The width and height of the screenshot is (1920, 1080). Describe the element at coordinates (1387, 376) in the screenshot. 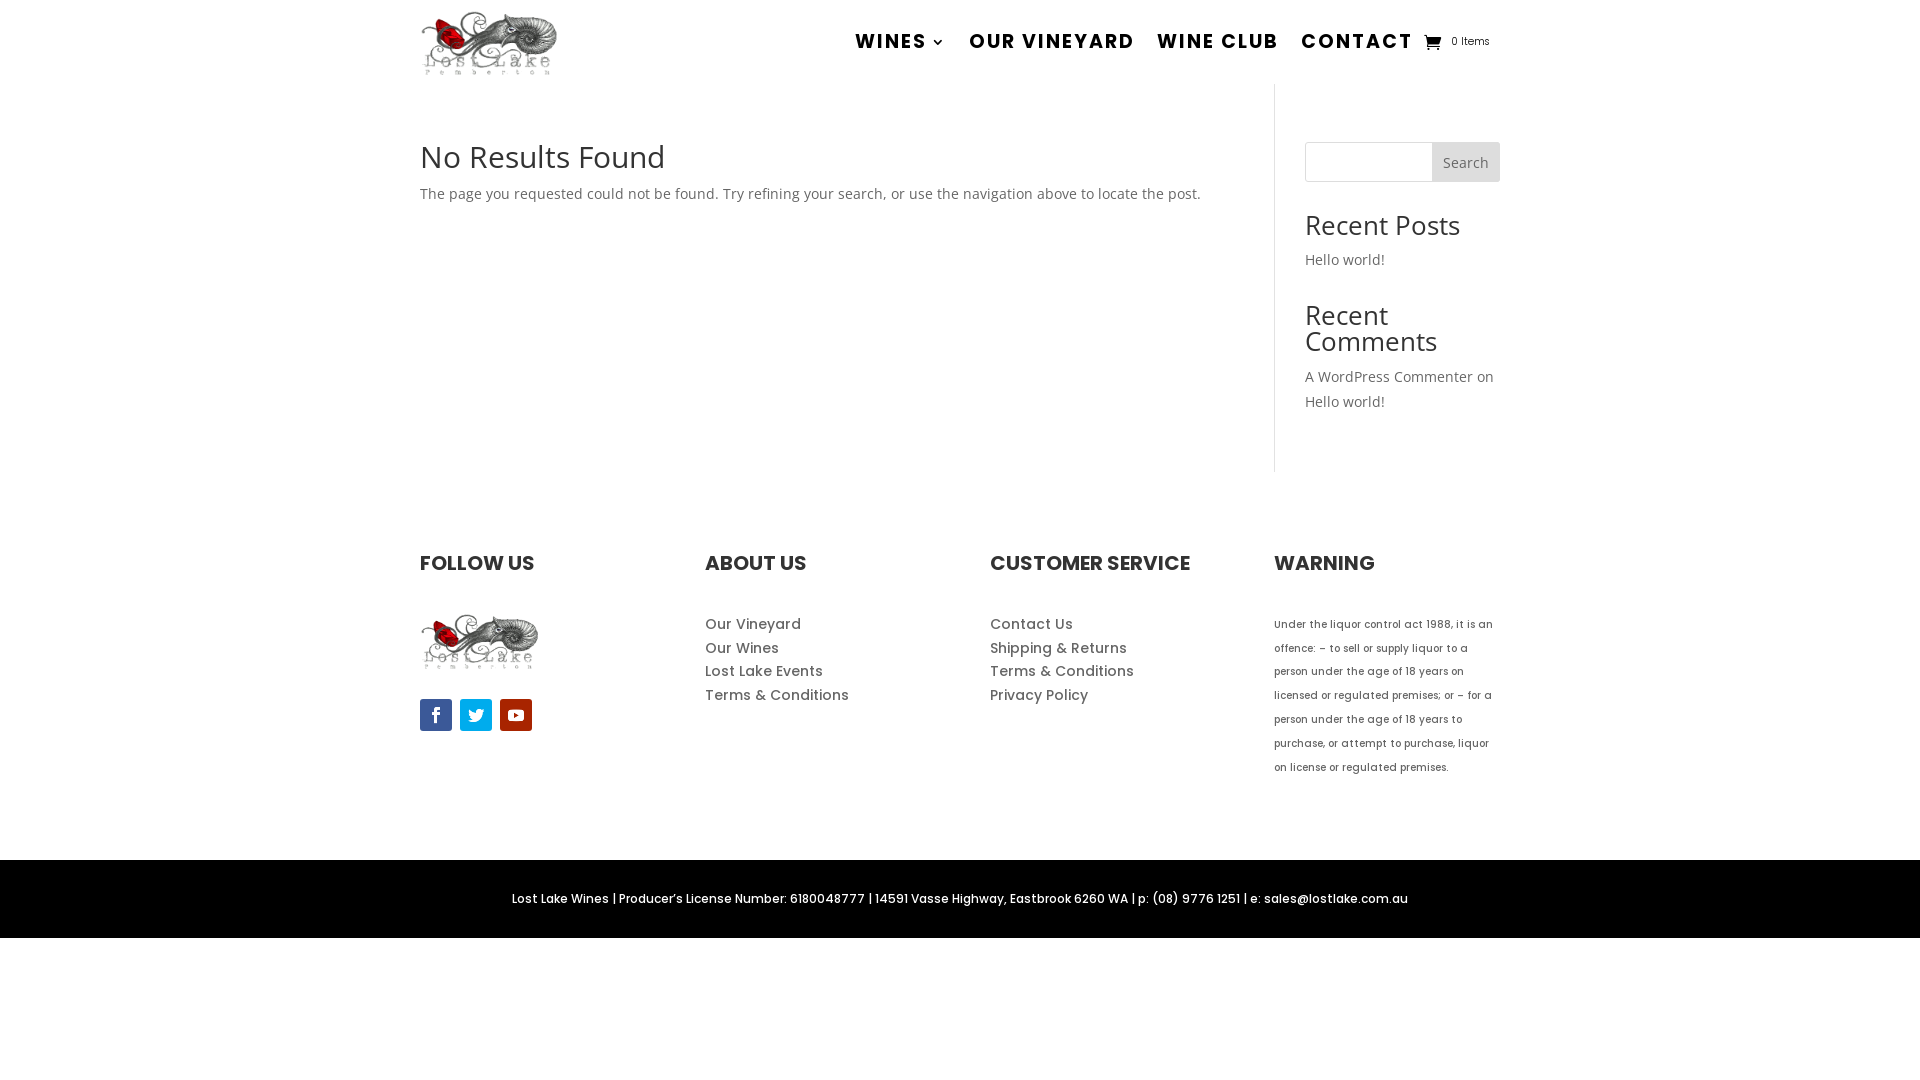

I see `'A WordPress Commenter'` at that location.